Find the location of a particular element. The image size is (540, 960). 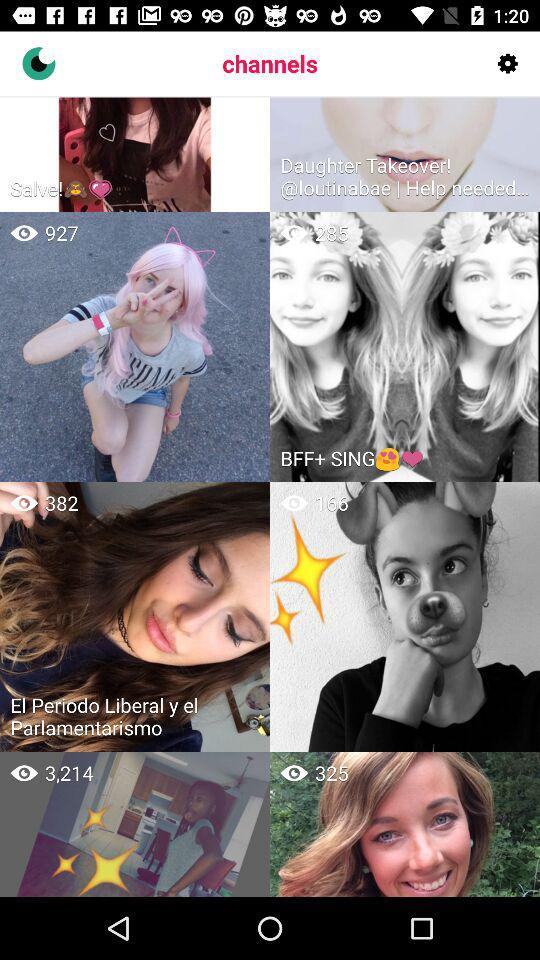

the call icon is located at coordinates (38, 63).